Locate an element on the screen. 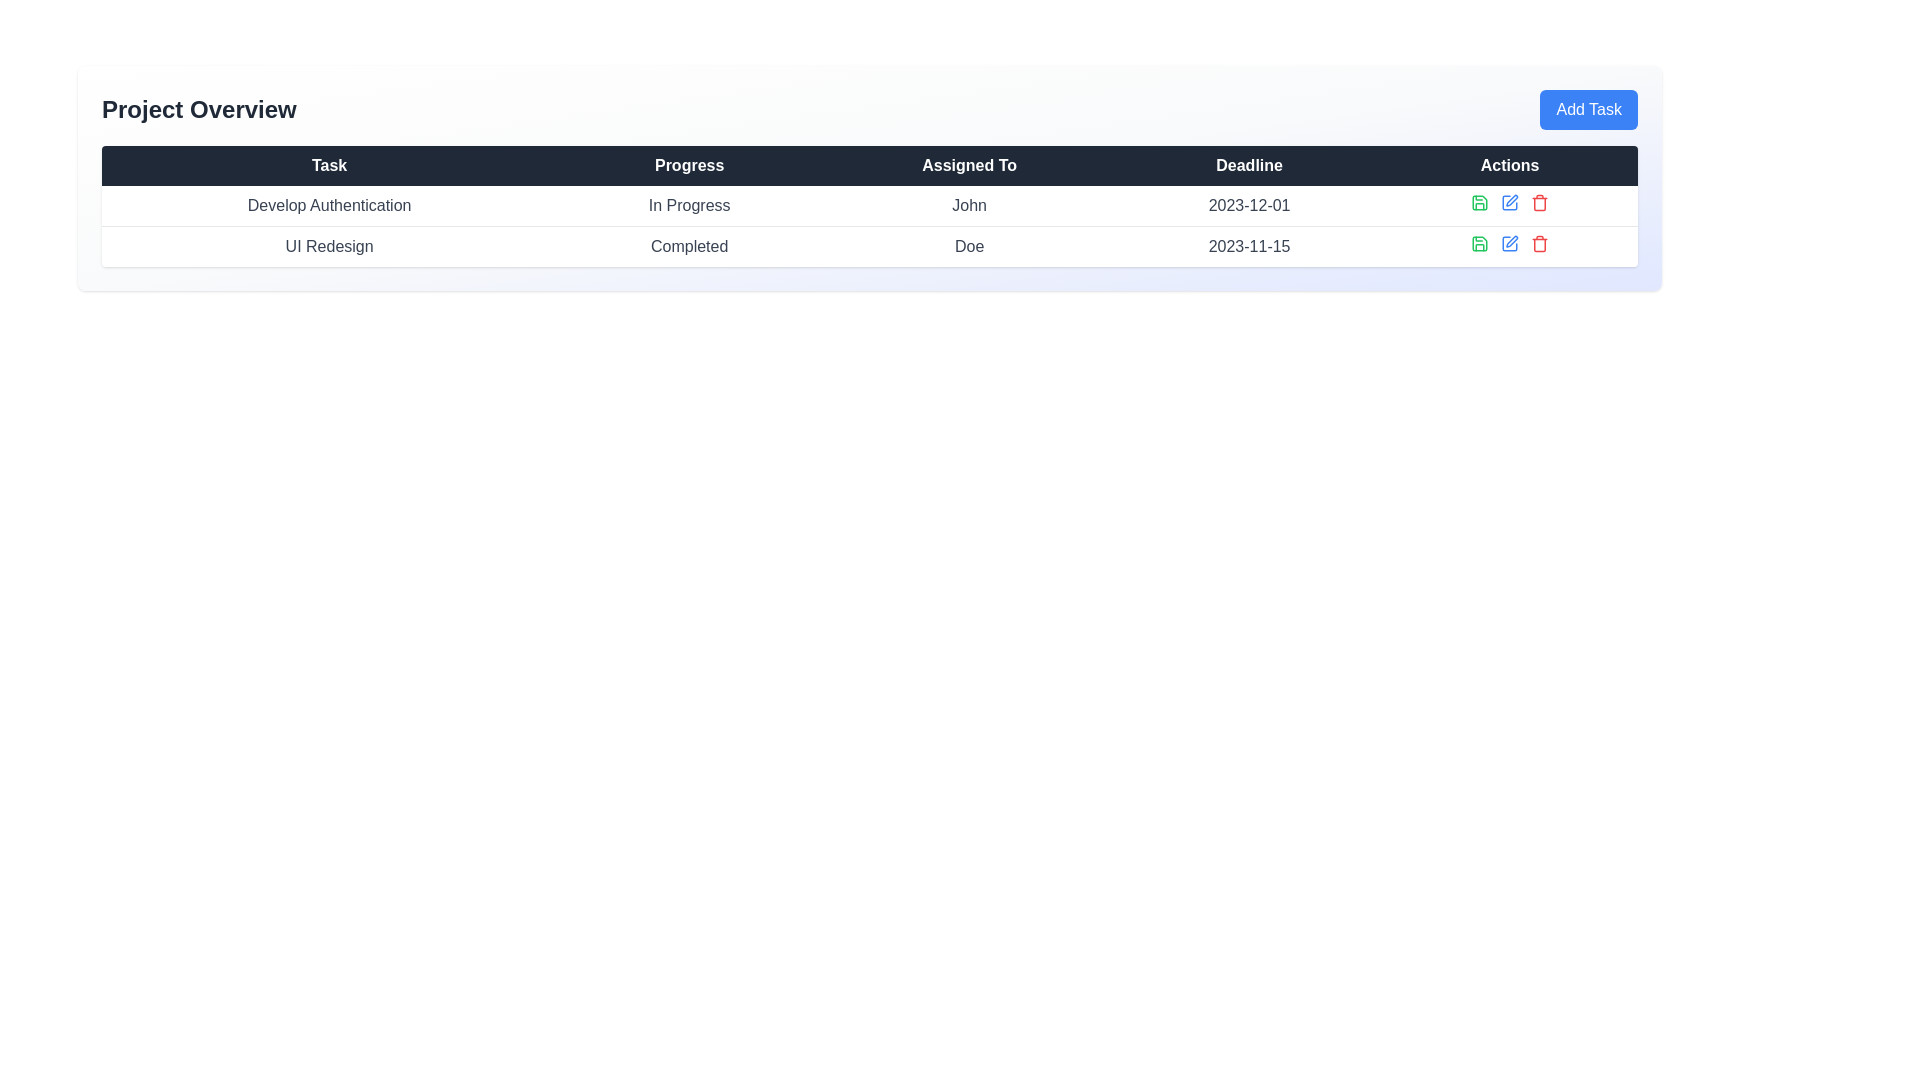  the header element in the 'Project Overview' table that indicates the corresponding data relates to the person or entity assigned to each task, positioned centrally between 'Progress' and 'Deadline' is located at coordinates (969, 164).